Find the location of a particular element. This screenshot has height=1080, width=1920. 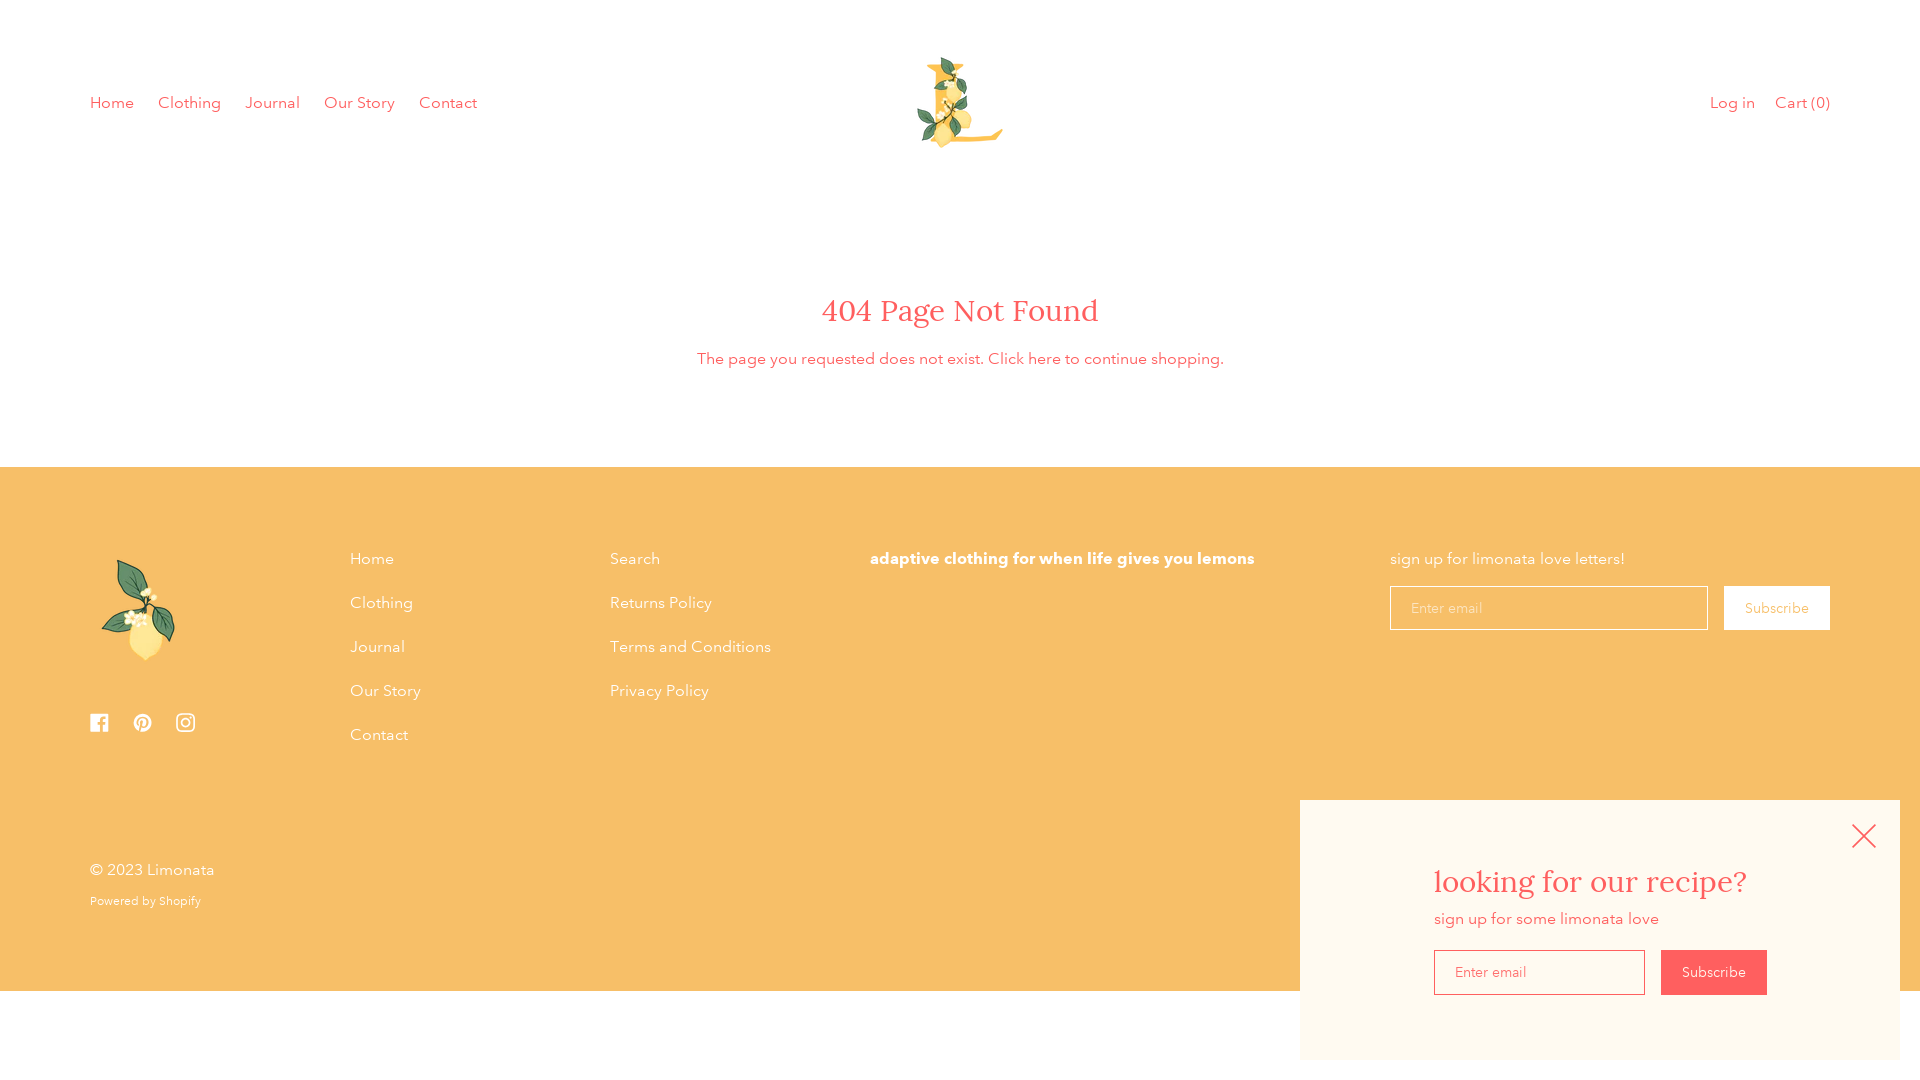

'here' is located at coordinates (1027, 357).